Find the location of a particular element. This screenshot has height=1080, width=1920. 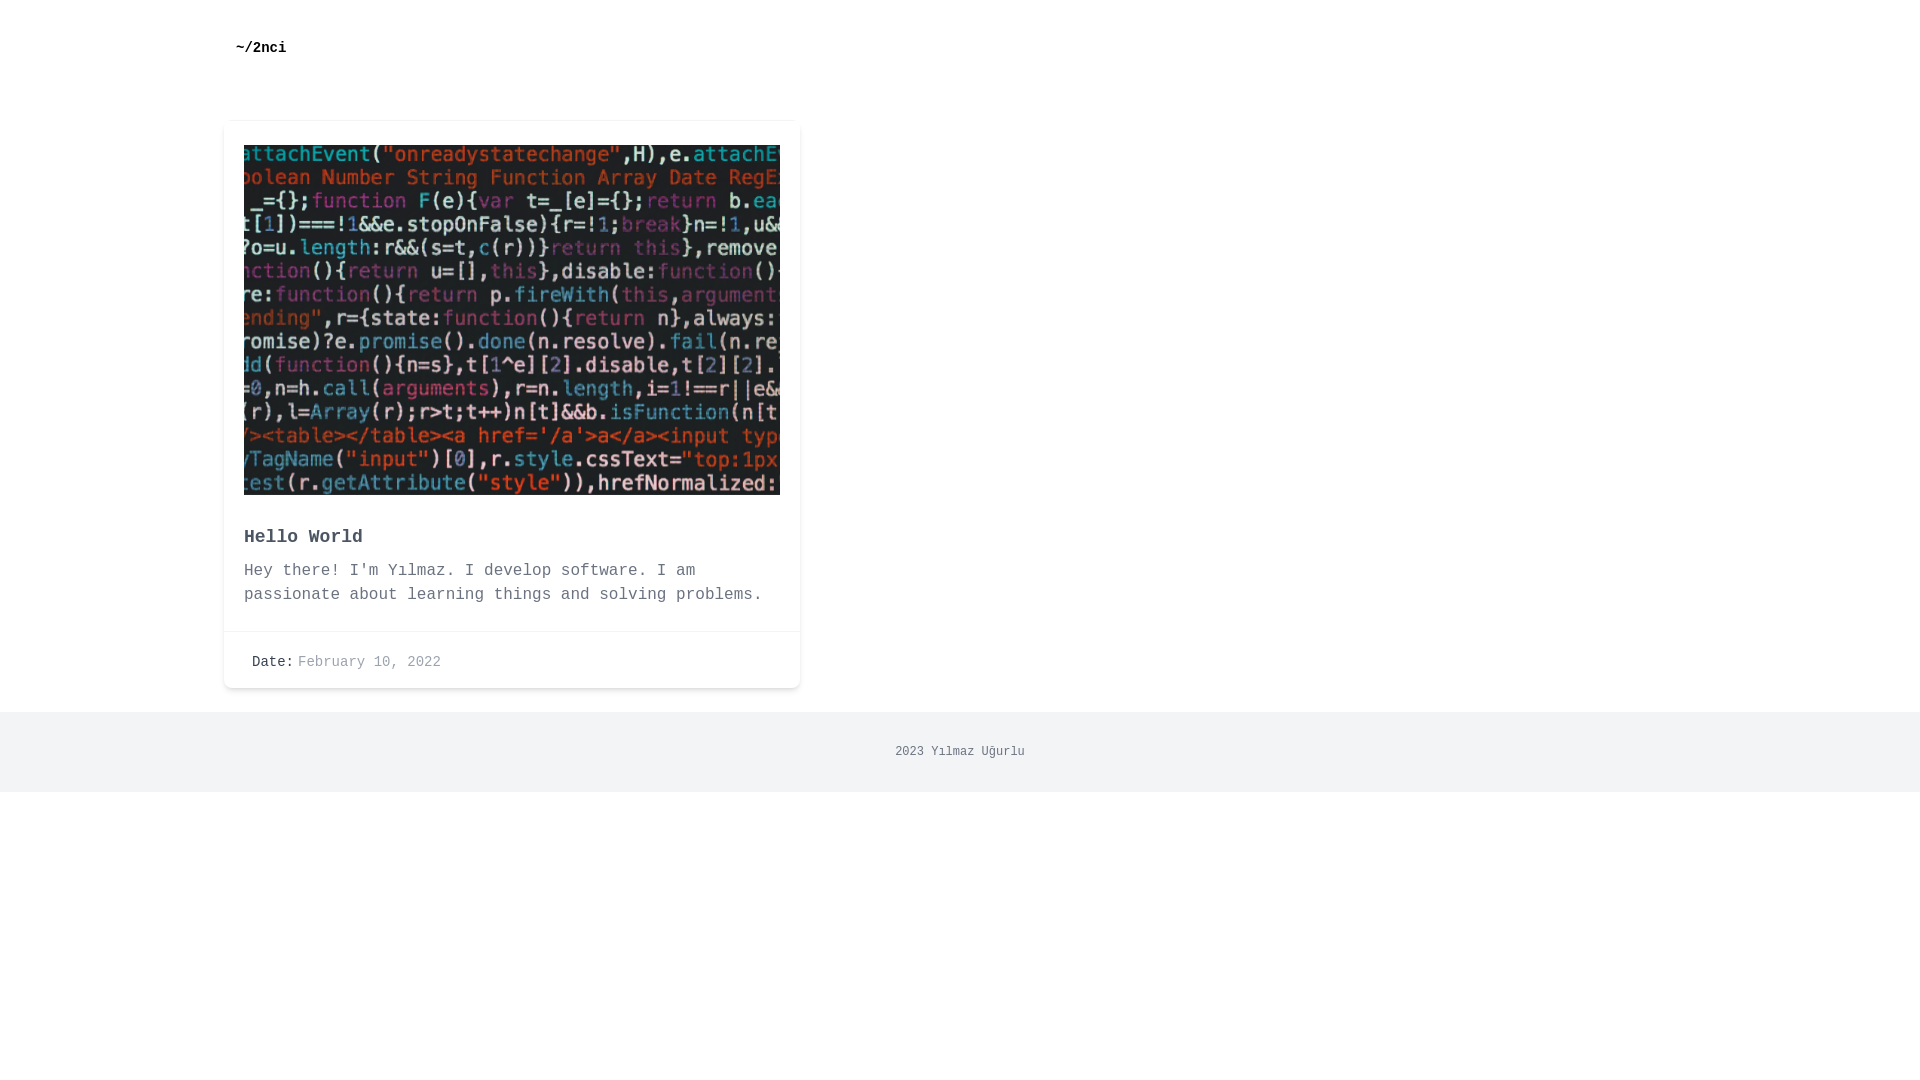

'~/2nci' is located at coordinates (259, 46).